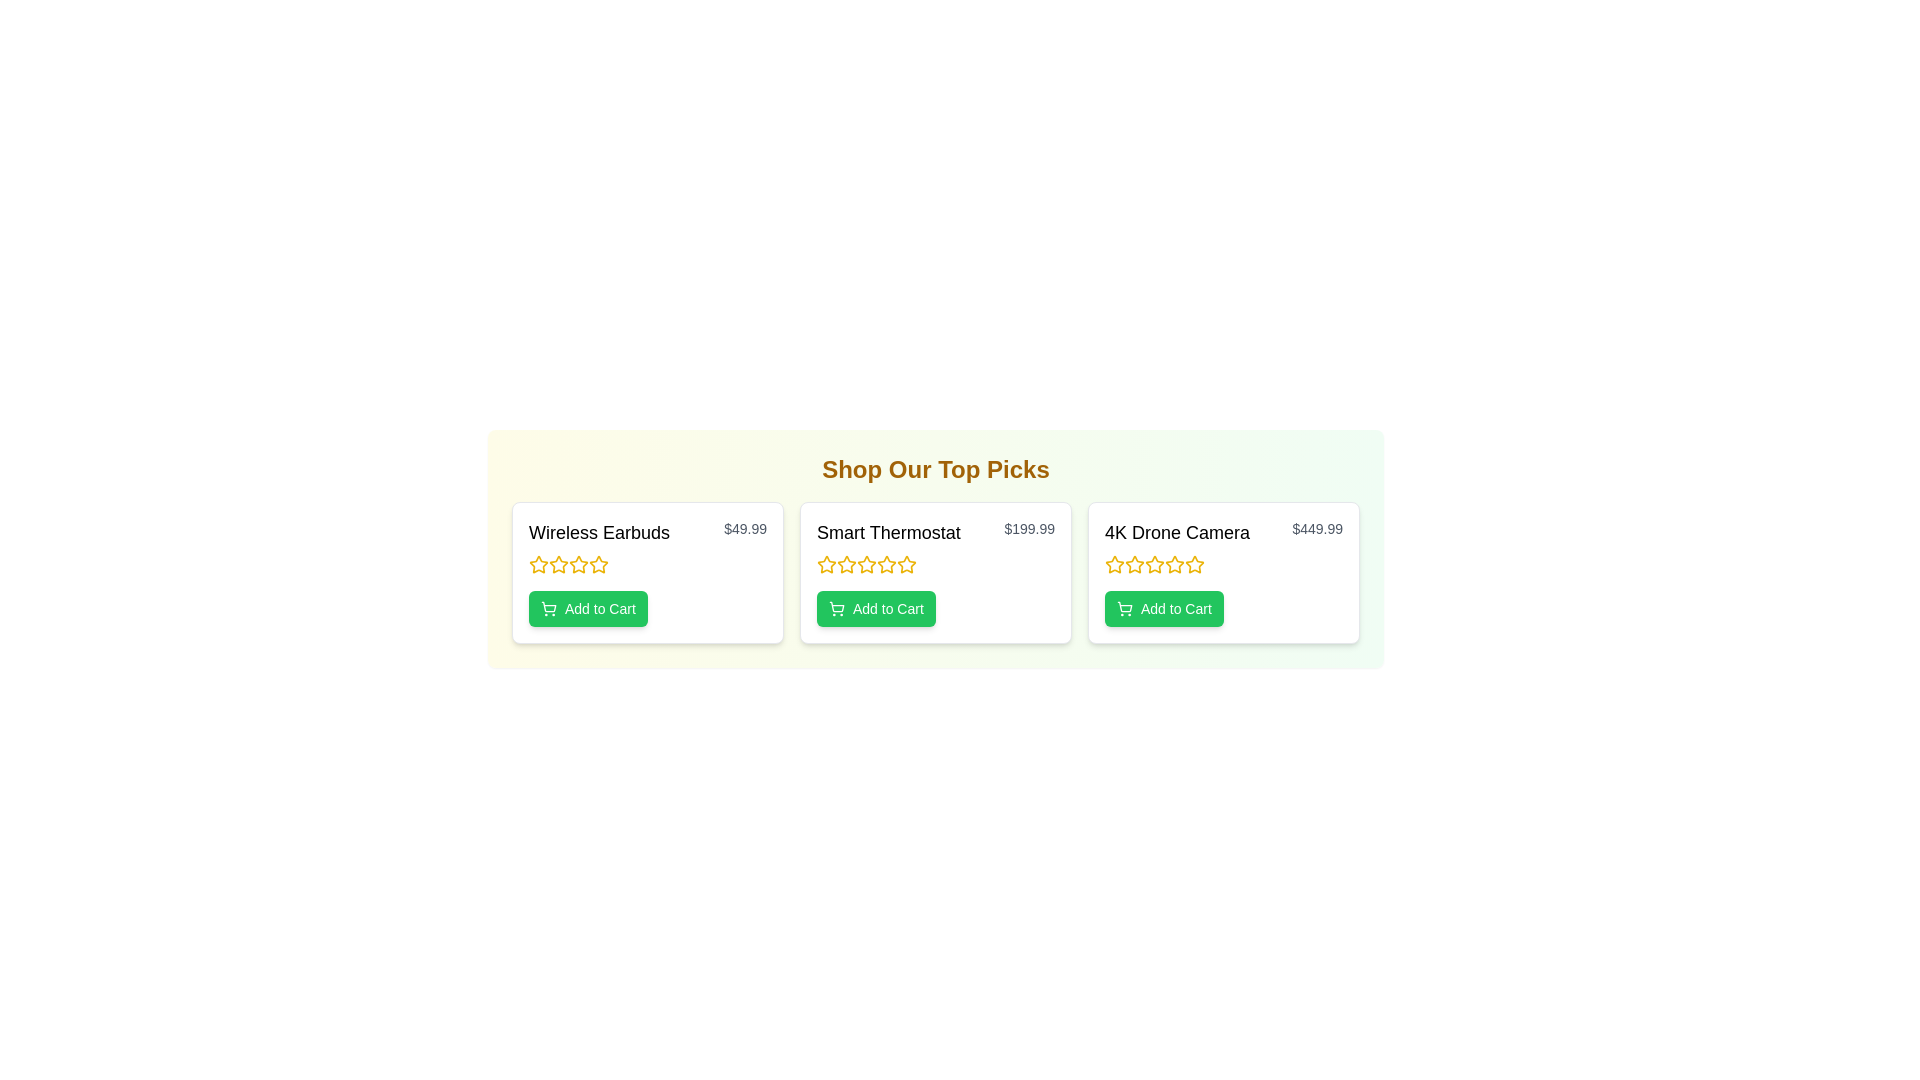 The height and width of the screenshot is (1080, 1920). Describe the element at coordinates (587, 608) in the screenshot. I see `the 'Add to Cart' button for the product Wireless Earbuds` at that location.